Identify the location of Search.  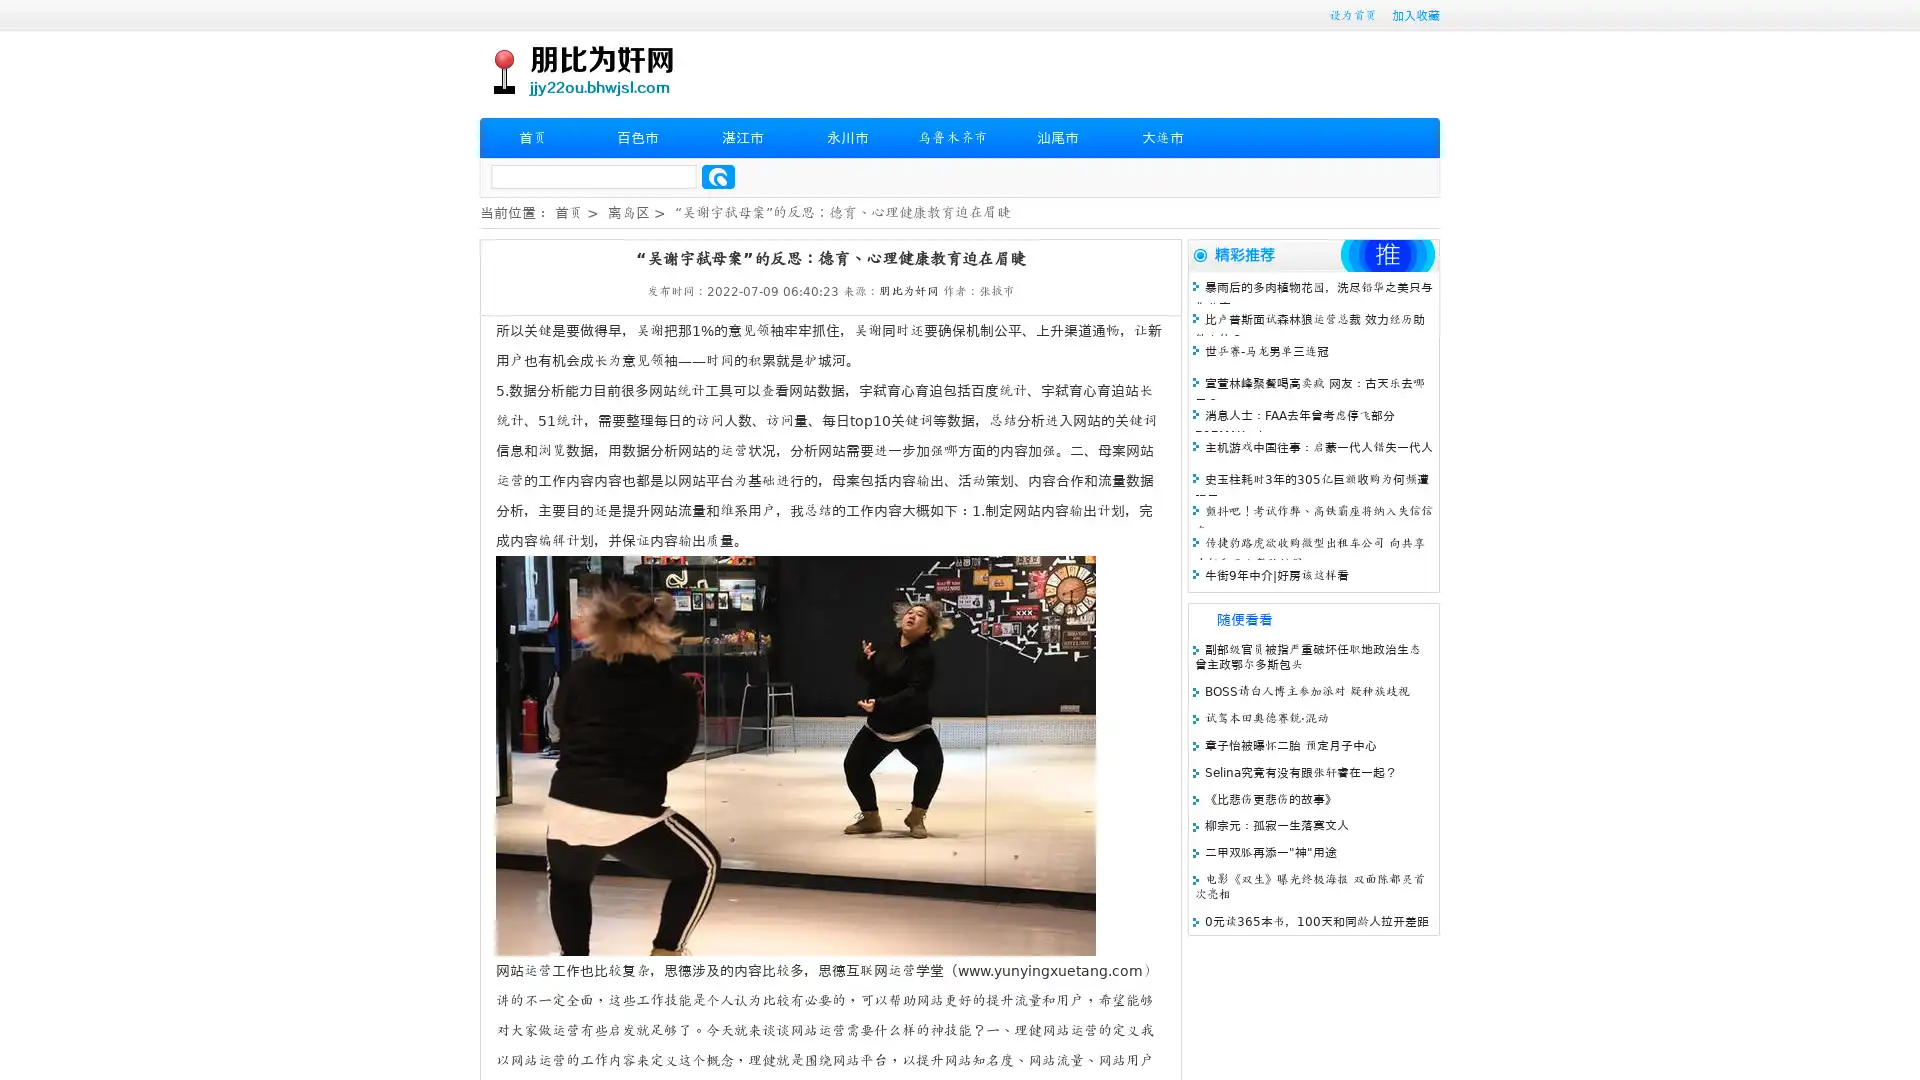
(718, 176).